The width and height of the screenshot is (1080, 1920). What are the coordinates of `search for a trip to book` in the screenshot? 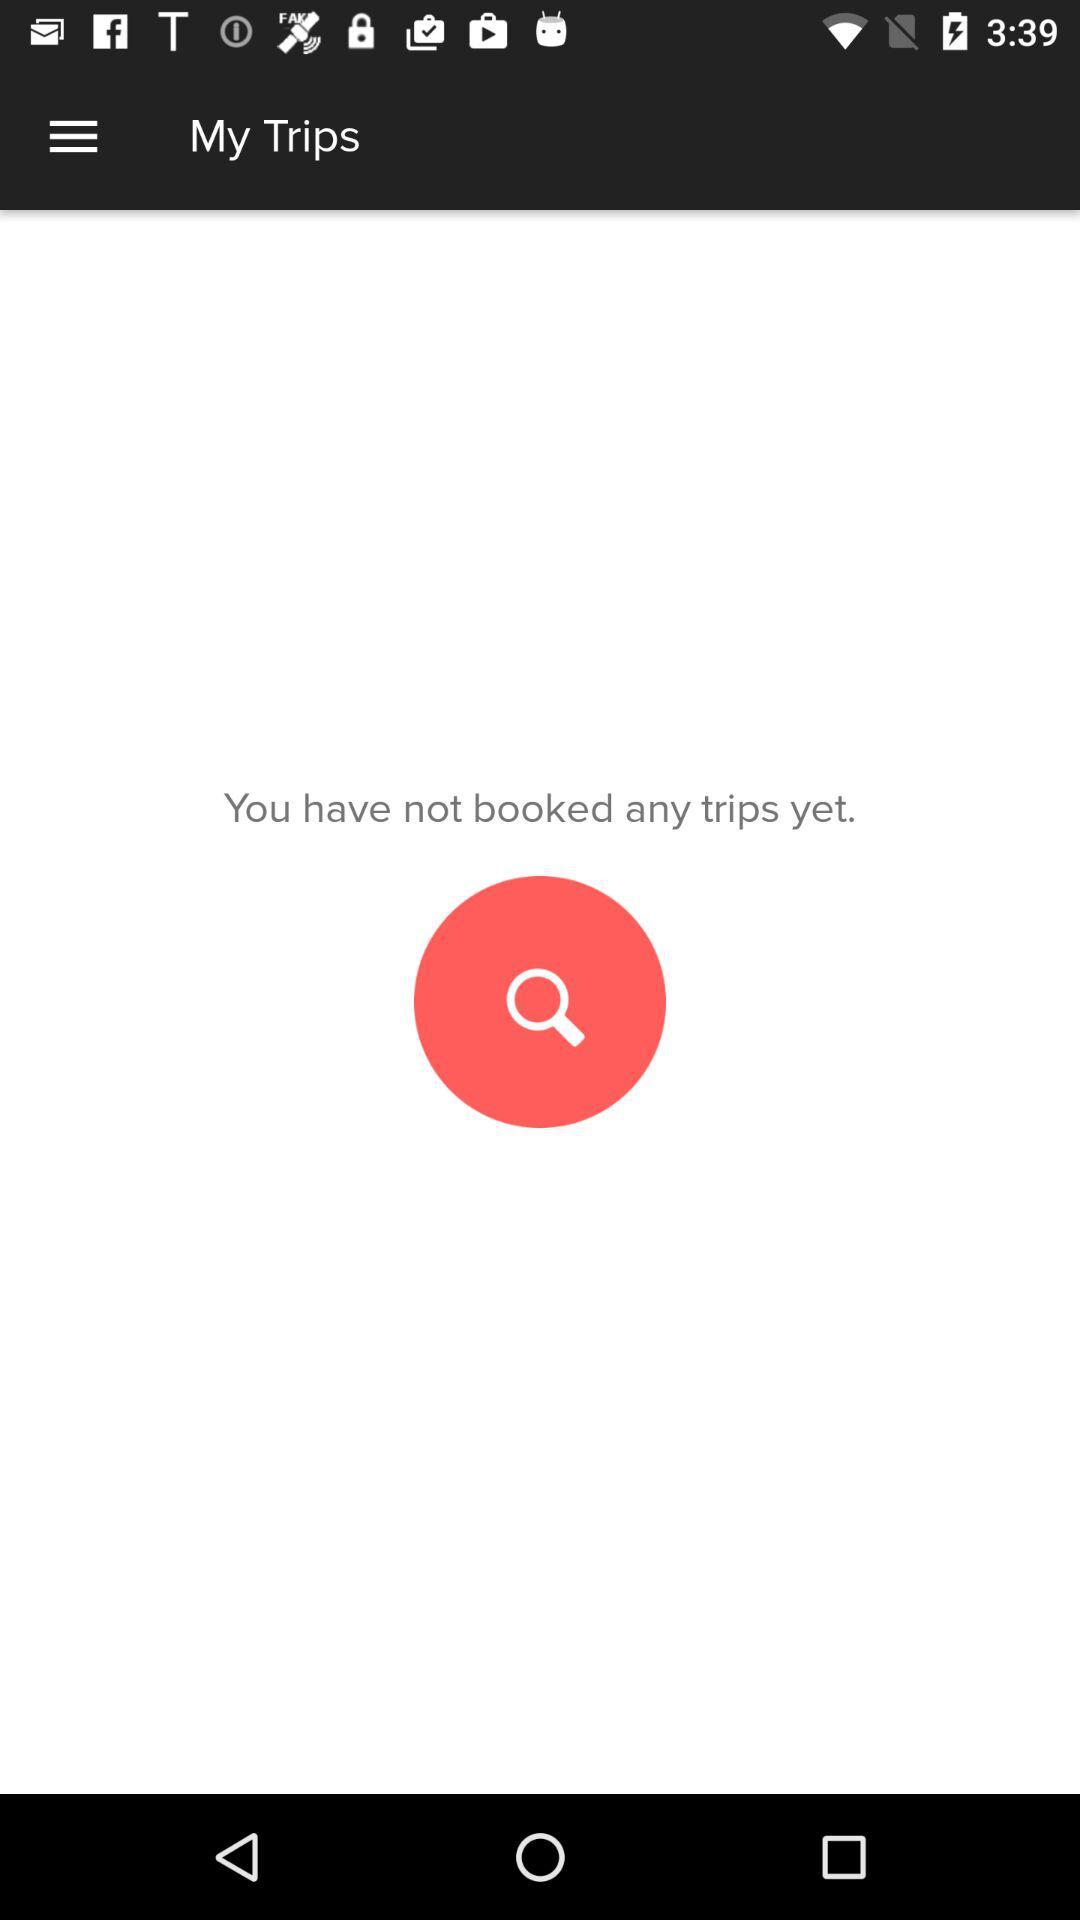 It's located at (540, 1002).